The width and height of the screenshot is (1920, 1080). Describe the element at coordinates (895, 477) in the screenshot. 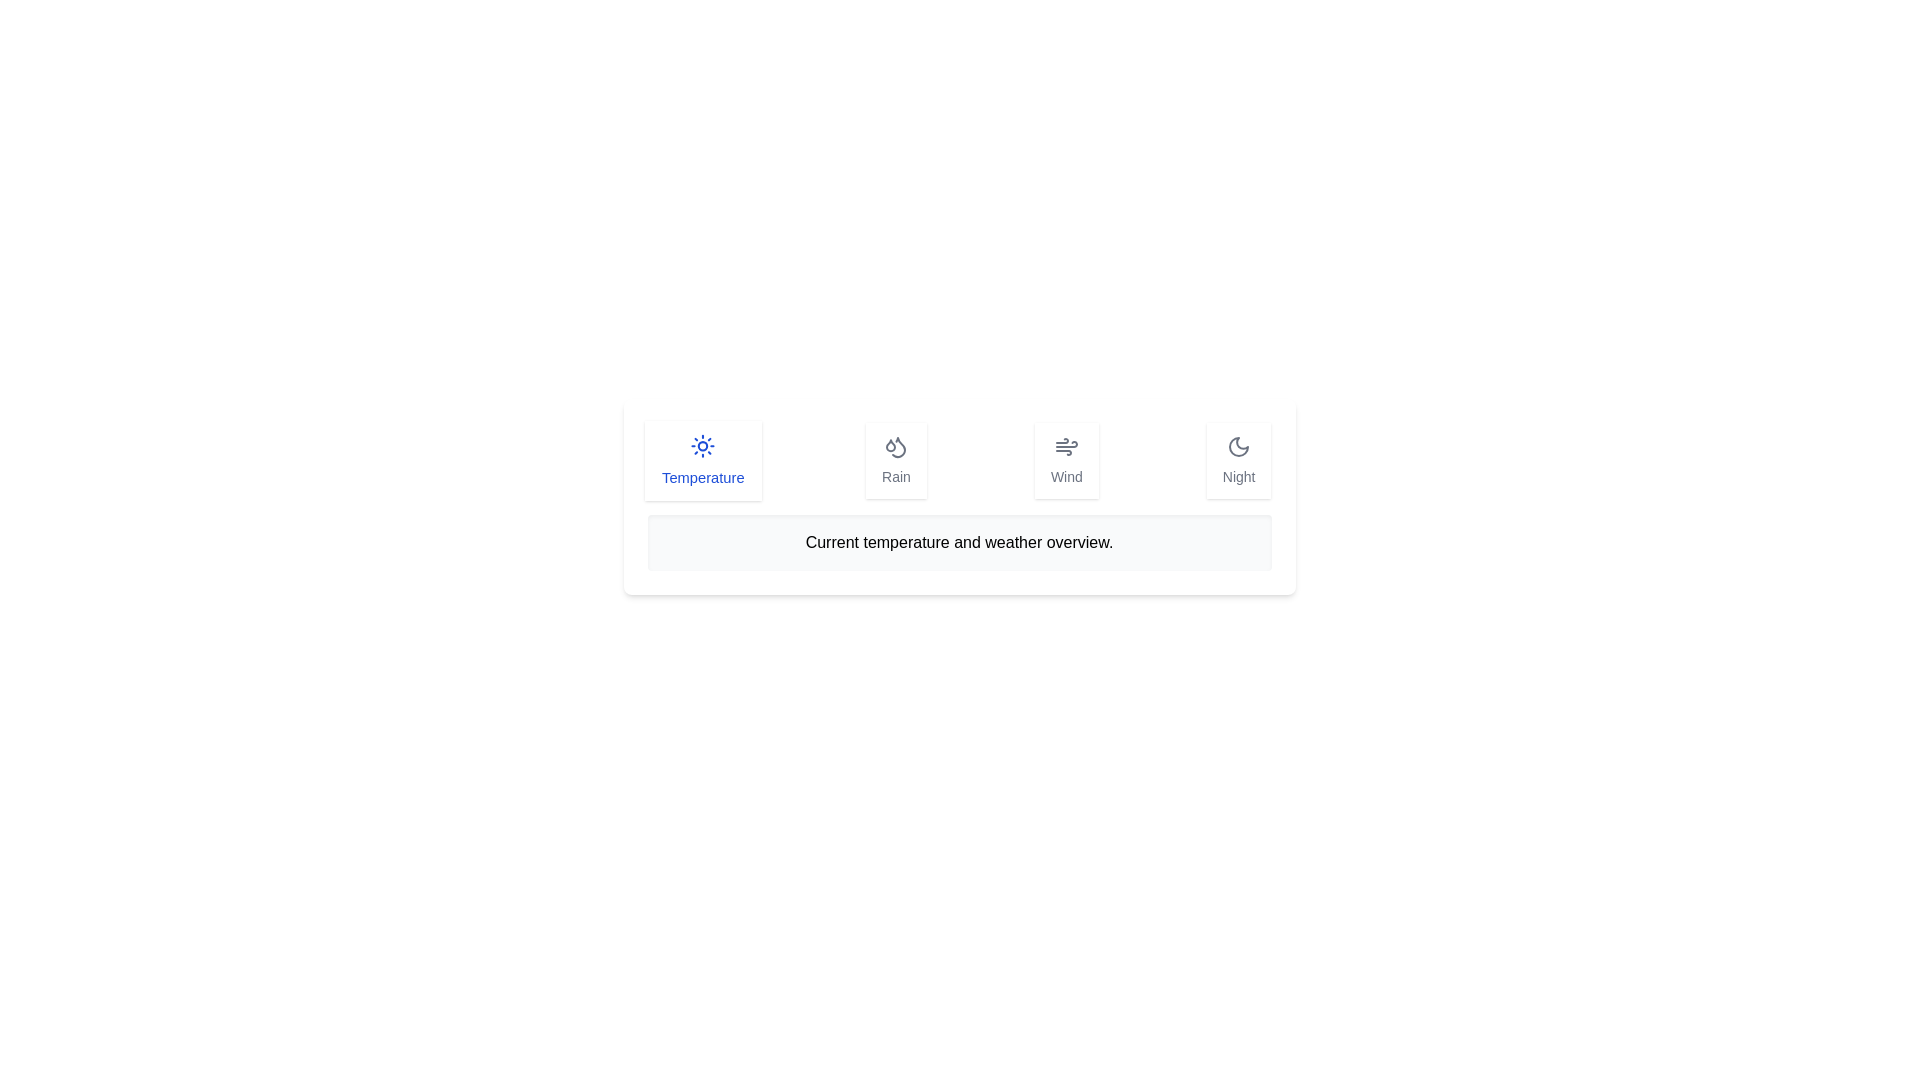

I see `the label indicating rain or precipitation information, which is centered in the second icon group between 'Temperature' and 'Wind'` at that location.